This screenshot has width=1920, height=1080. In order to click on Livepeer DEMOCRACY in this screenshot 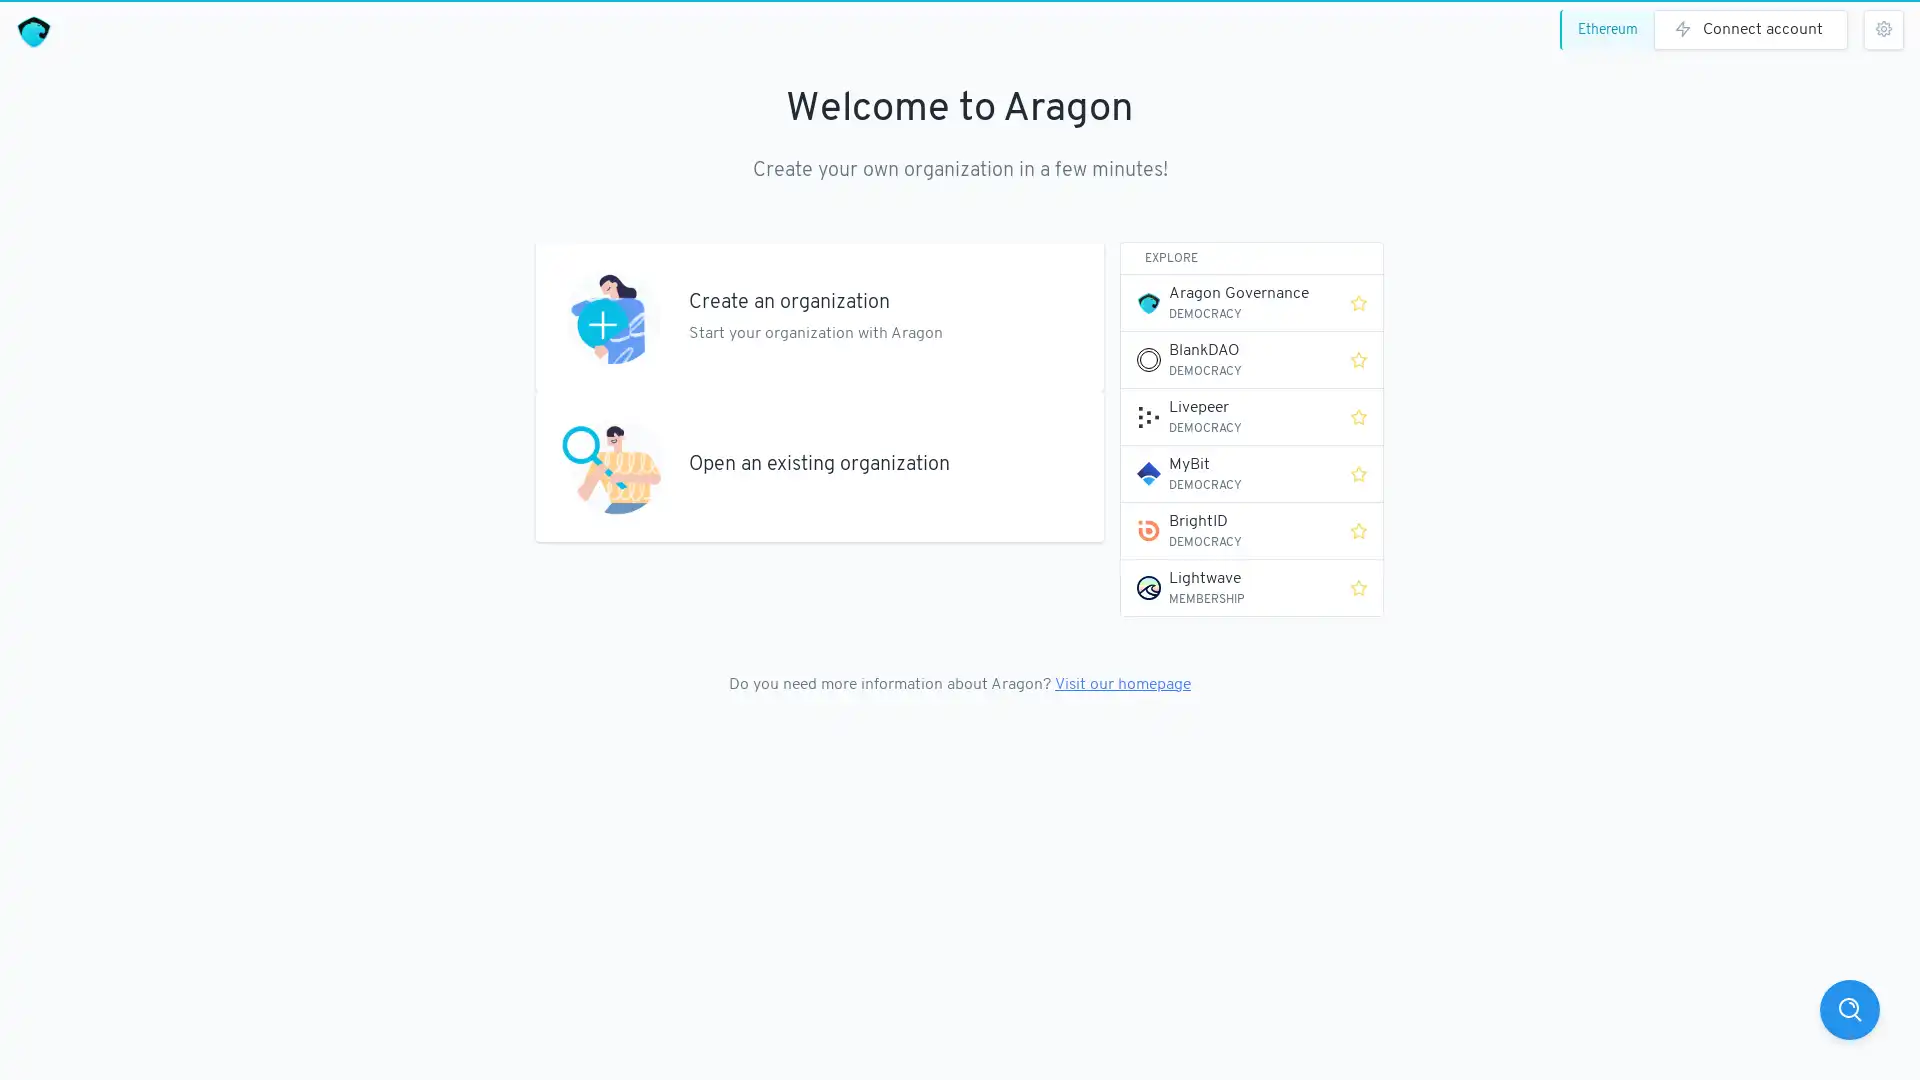, I will do `click(1227, 415)`.